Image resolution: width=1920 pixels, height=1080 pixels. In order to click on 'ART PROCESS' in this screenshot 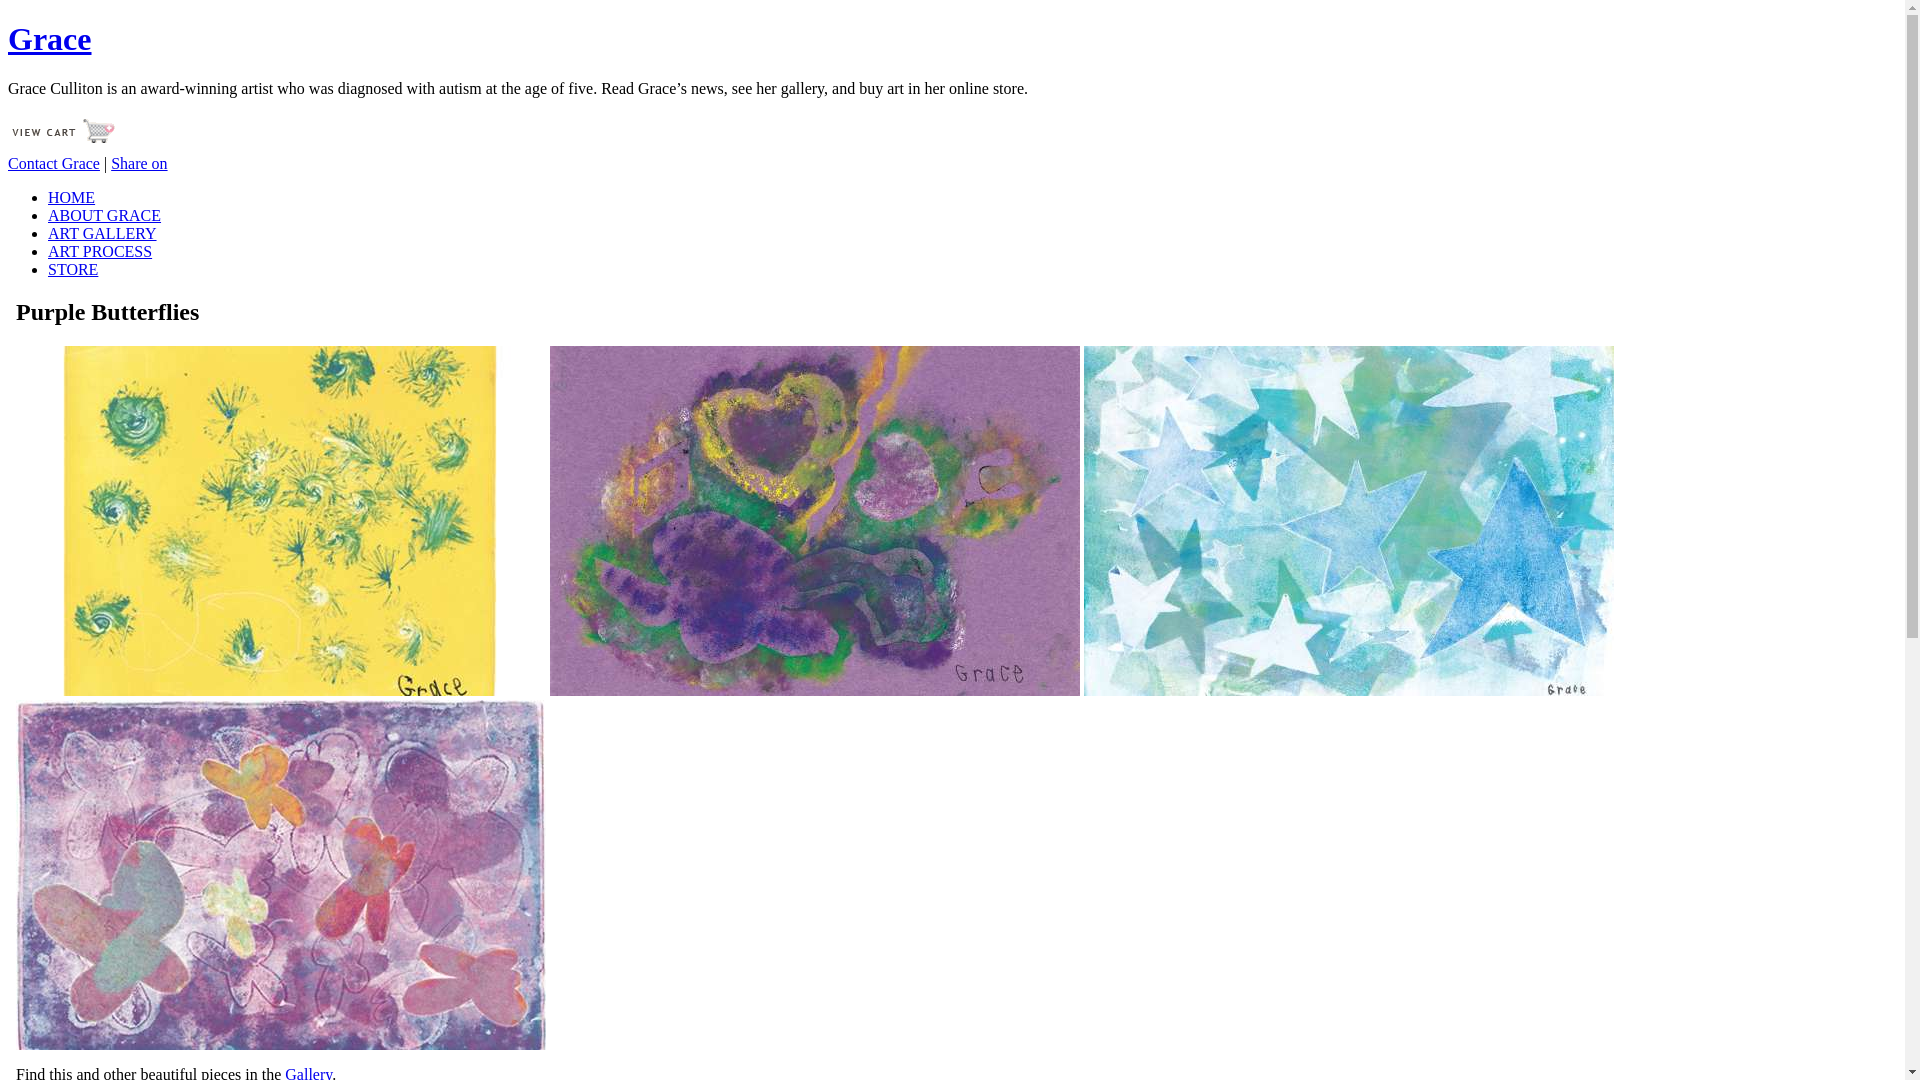, I will do `click(99, 250)`.